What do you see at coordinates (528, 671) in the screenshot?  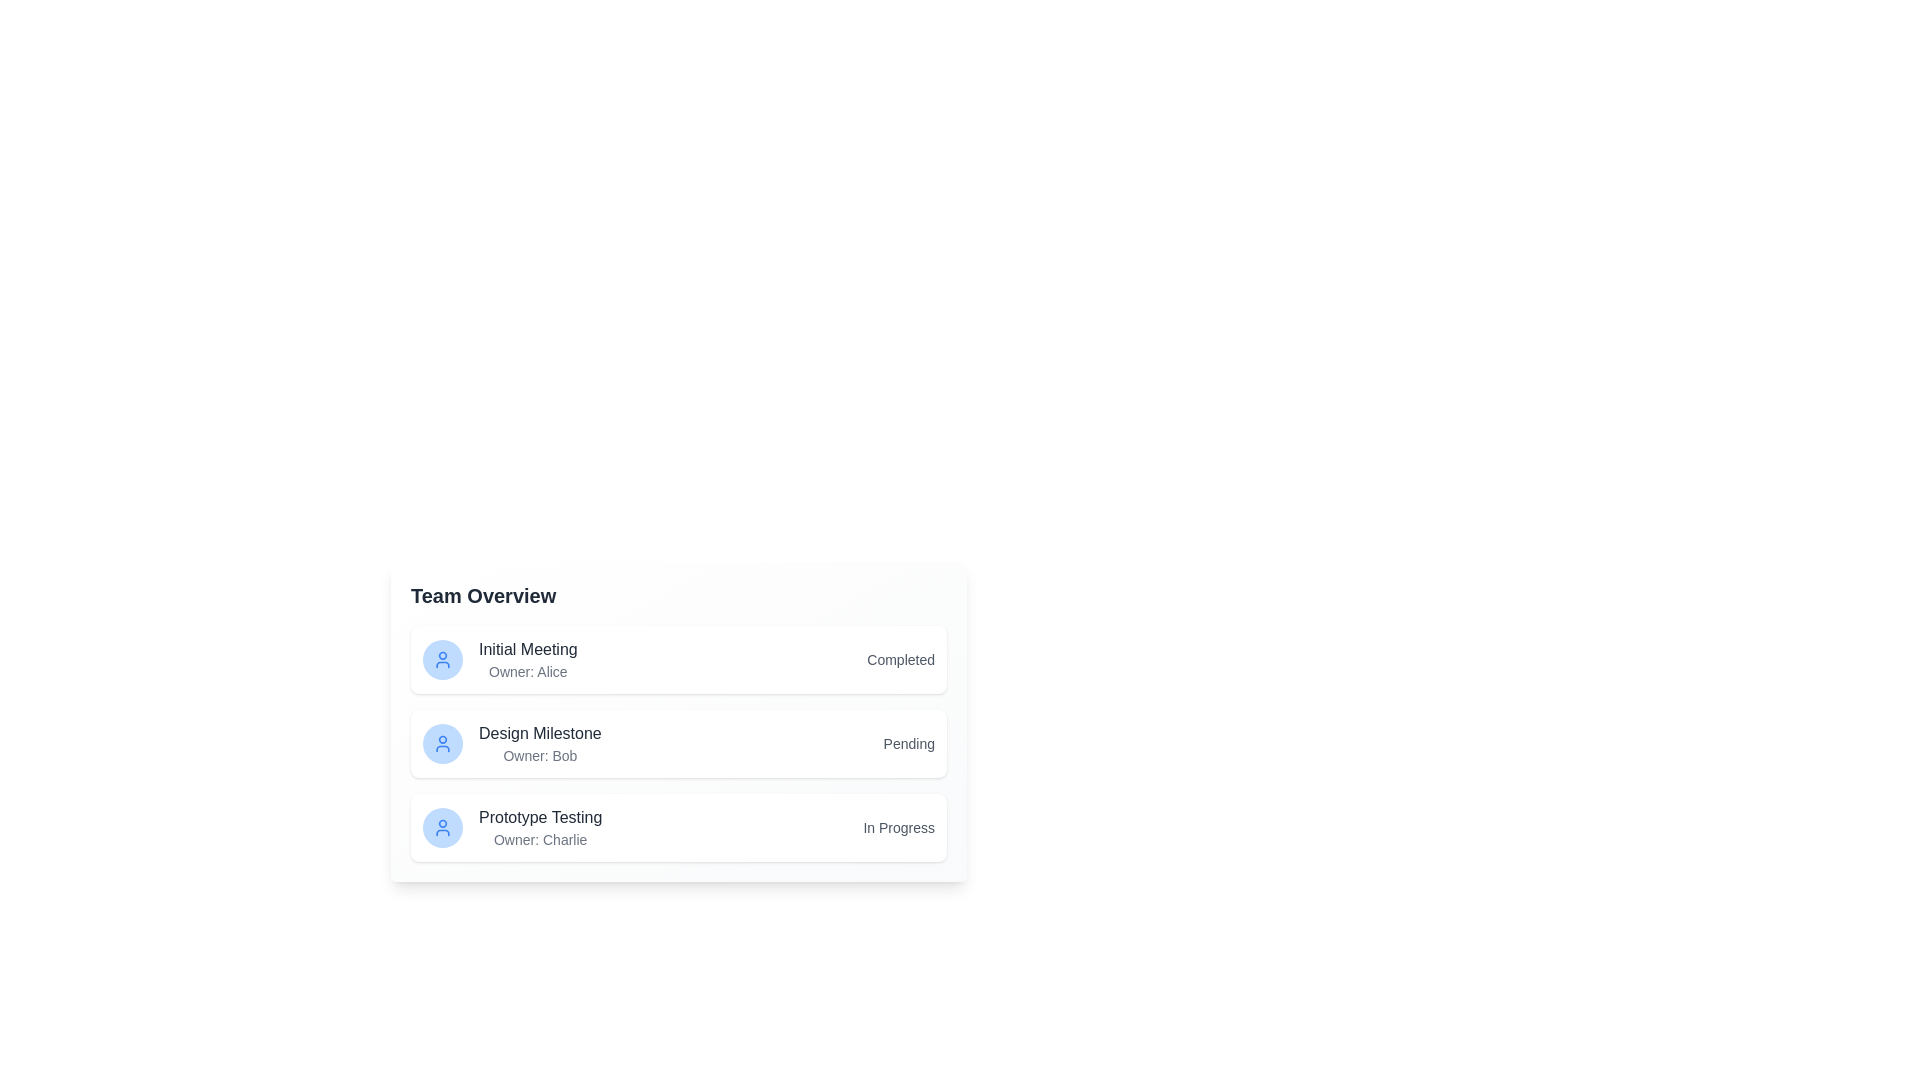 I see `the text label that reads 'Owner: Alice', which is styled in gray and positioned below the 'Initial Meeting' header` at bounding box center [528, 671].